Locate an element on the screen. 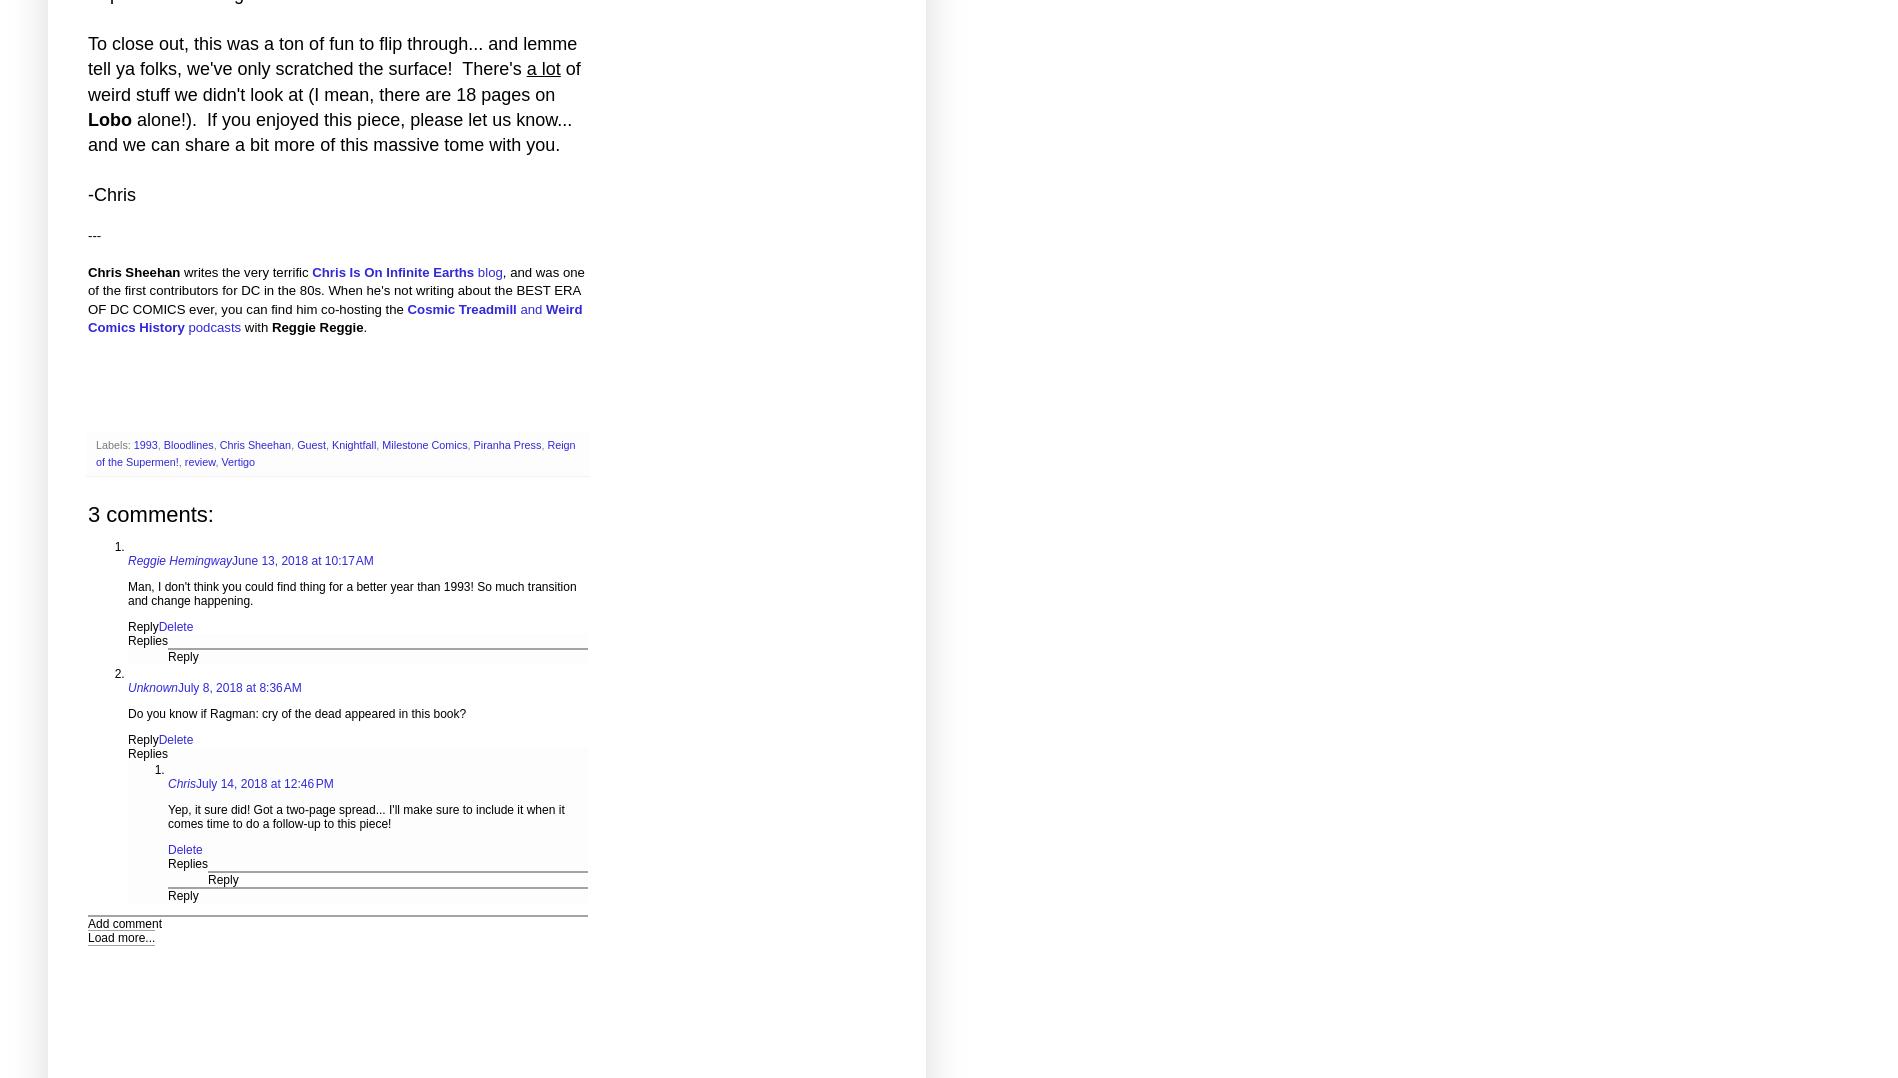  'Do you know if Ragman: cry of the dead appeared in this book?' is located at coordinates (296, 711).